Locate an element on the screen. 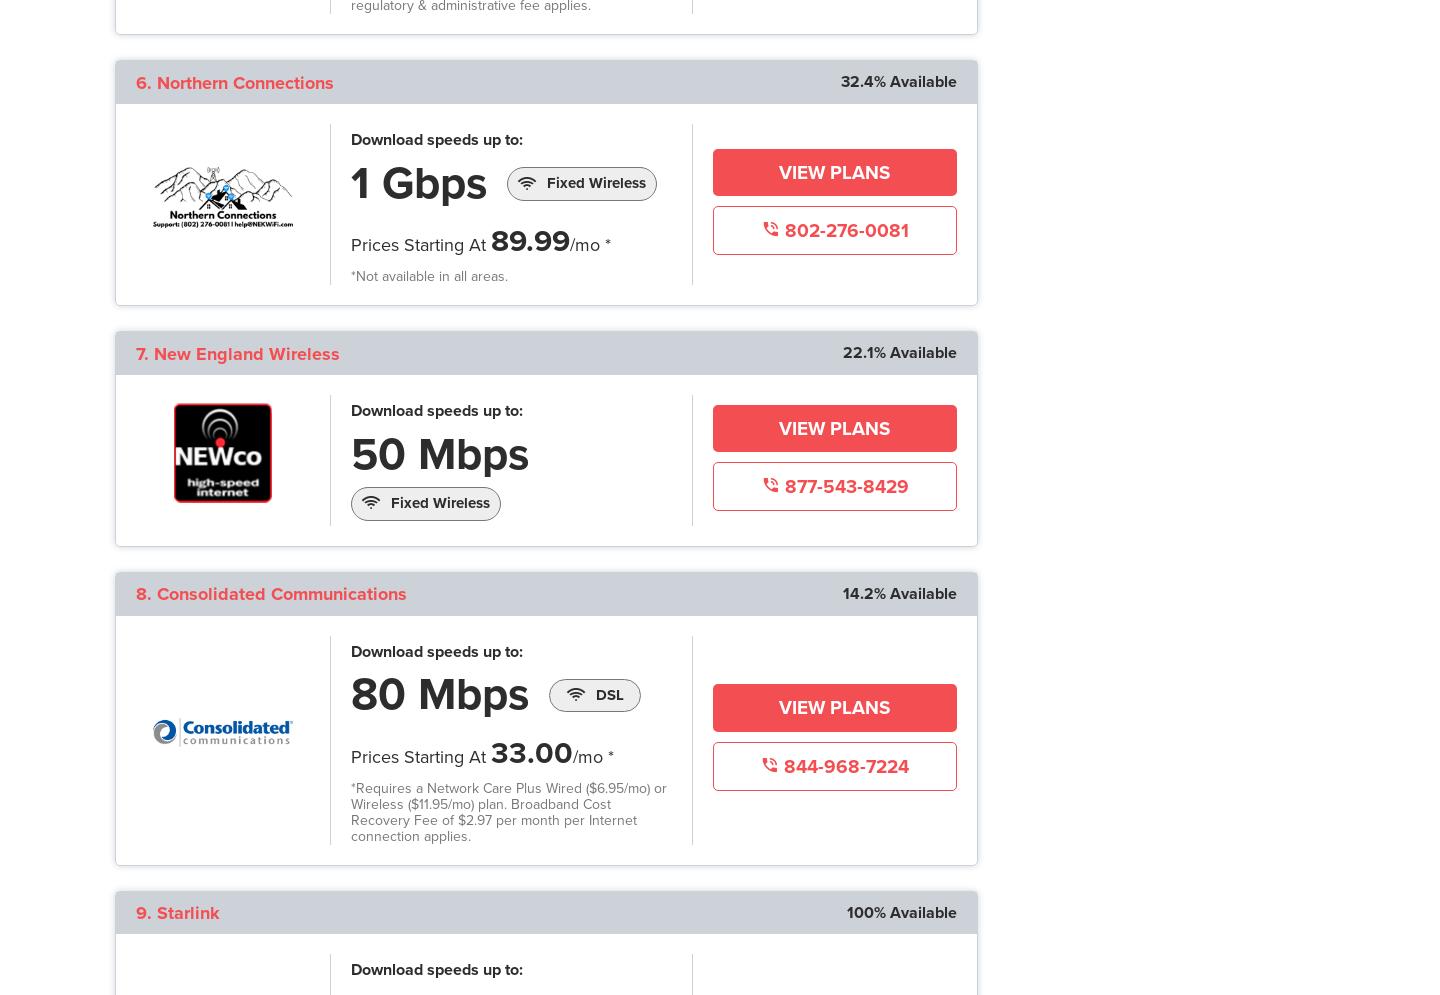 The image size is (1440, 995). '89.99' is located at coordinates (529, 241).